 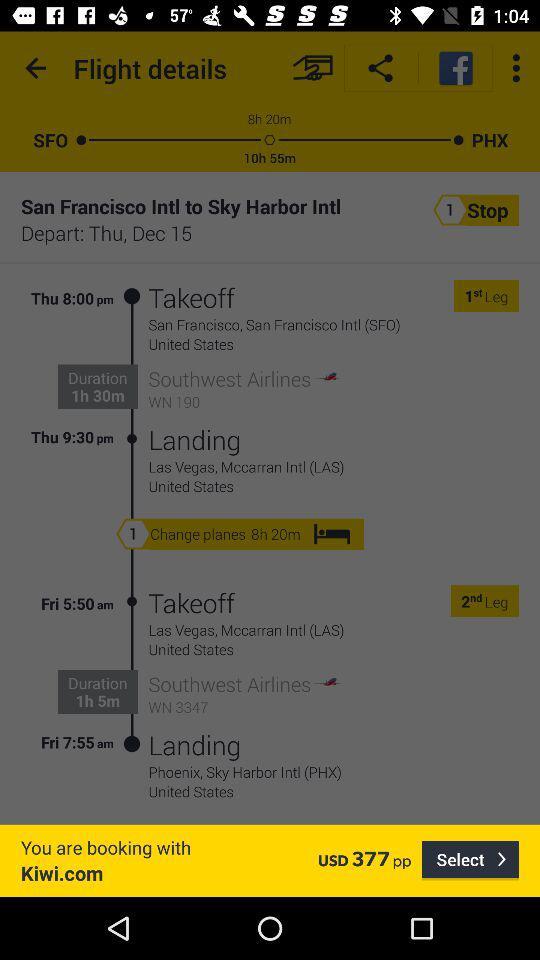 What do you see at coordinates (475, 600) in the screenshot?
I see `icon next to the leg item` at bounding box center [475, 600].